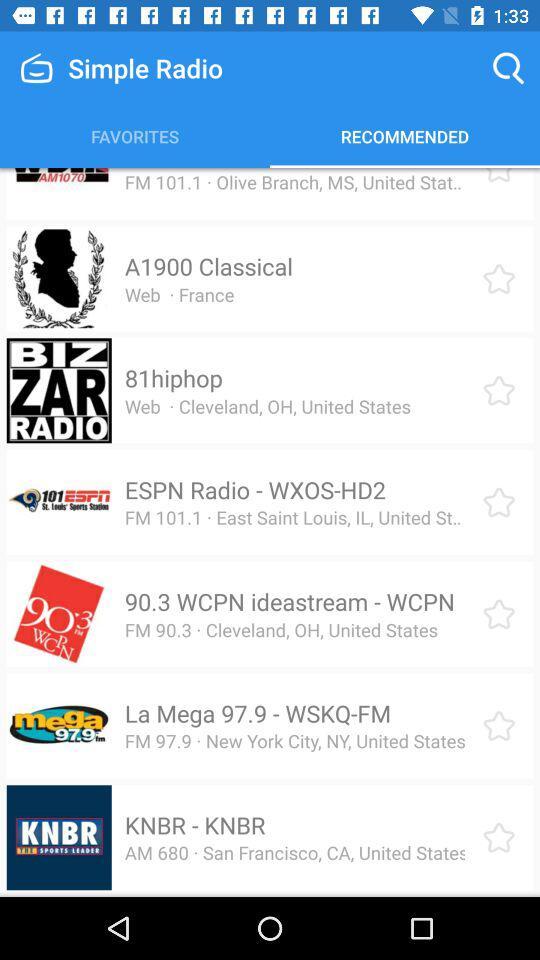 This screenshot has width=540, height=960. Describe the element at coordinates (508, 68) in the screenshot. I see `icon to the right of the simple radio icon` at that location.